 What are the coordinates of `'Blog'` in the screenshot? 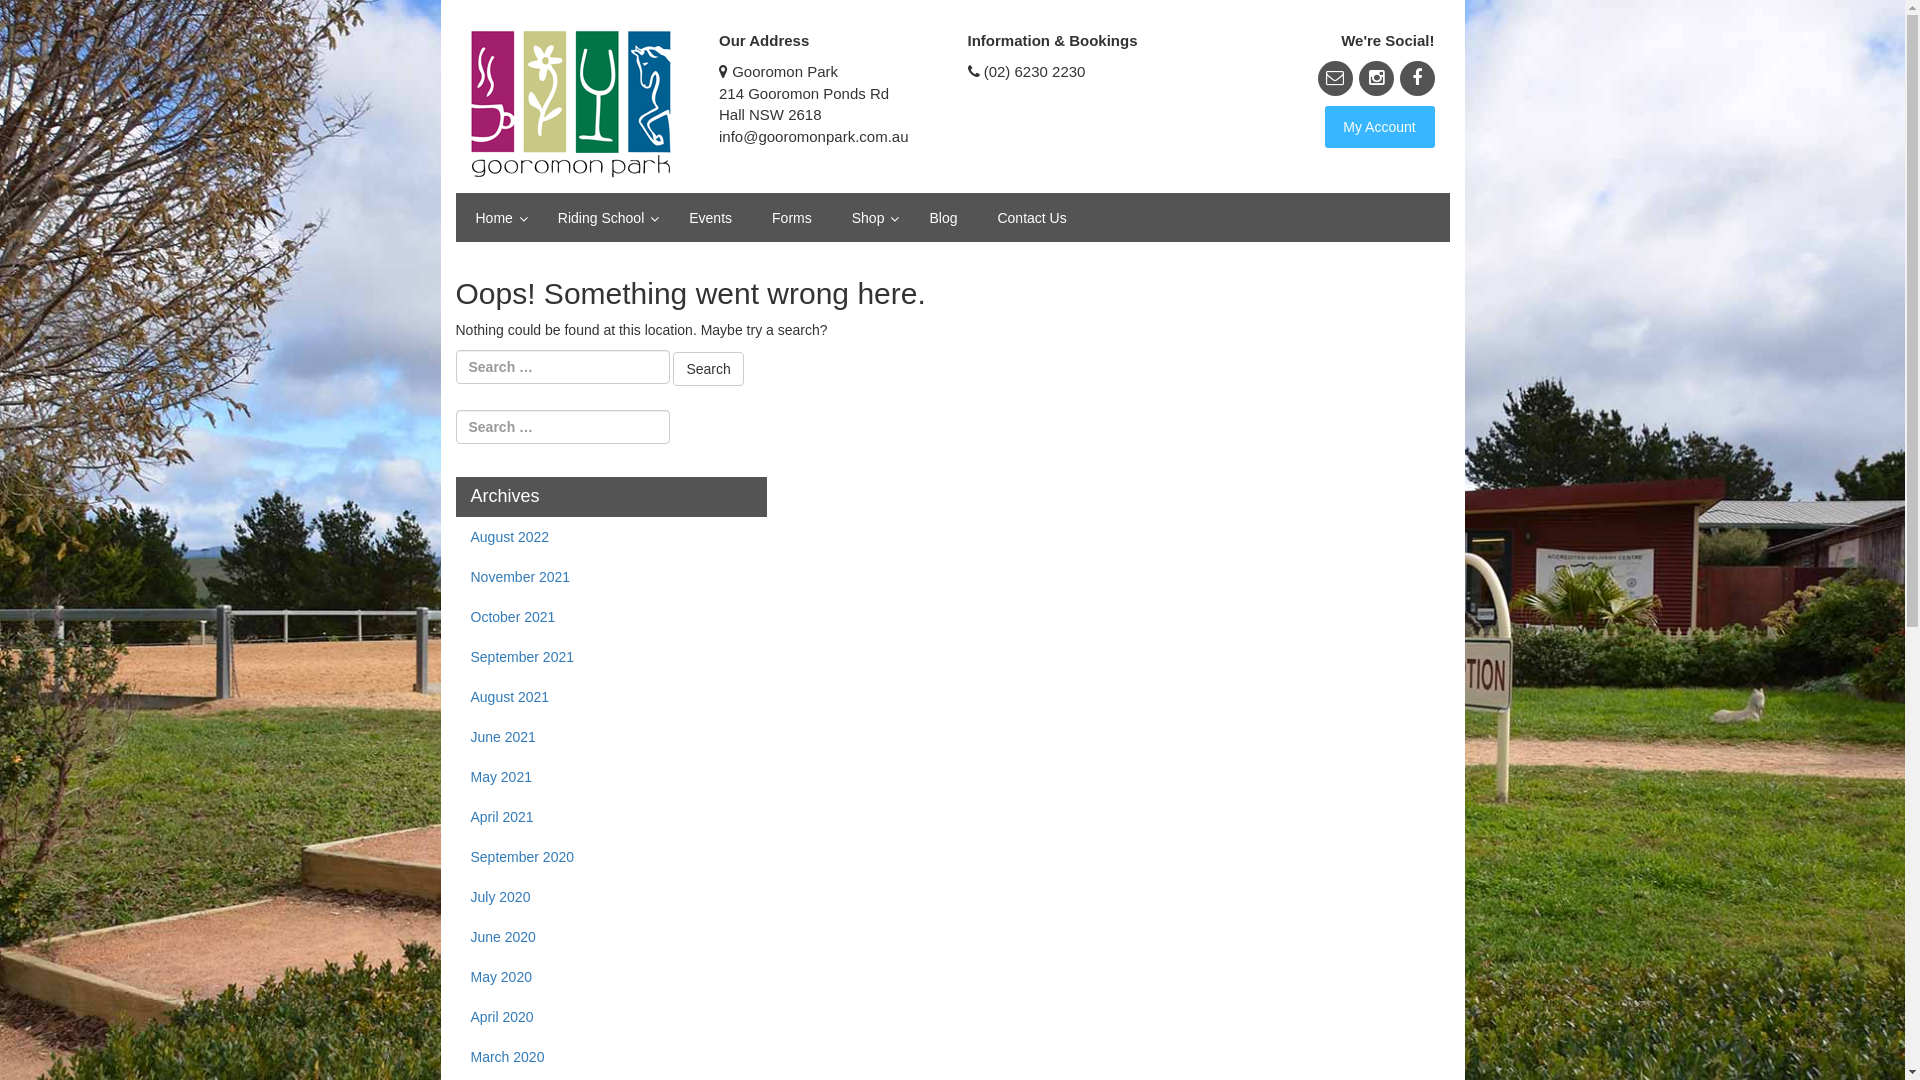 It's located at (907, 217).